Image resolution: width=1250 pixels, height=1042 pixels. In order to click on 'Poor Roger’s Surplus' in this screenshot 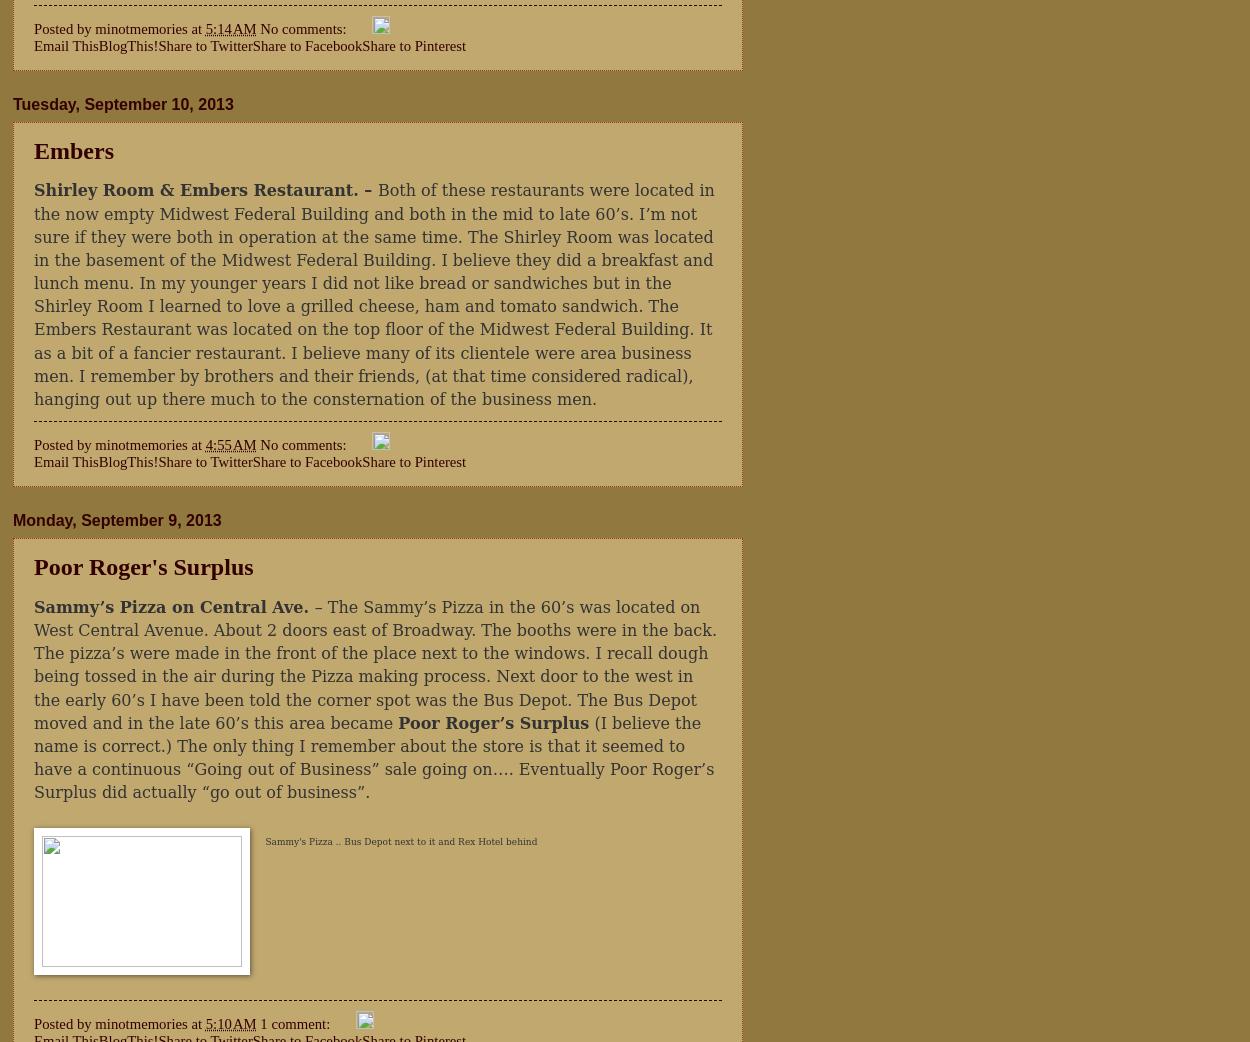, I will do `click(492, 721)`.